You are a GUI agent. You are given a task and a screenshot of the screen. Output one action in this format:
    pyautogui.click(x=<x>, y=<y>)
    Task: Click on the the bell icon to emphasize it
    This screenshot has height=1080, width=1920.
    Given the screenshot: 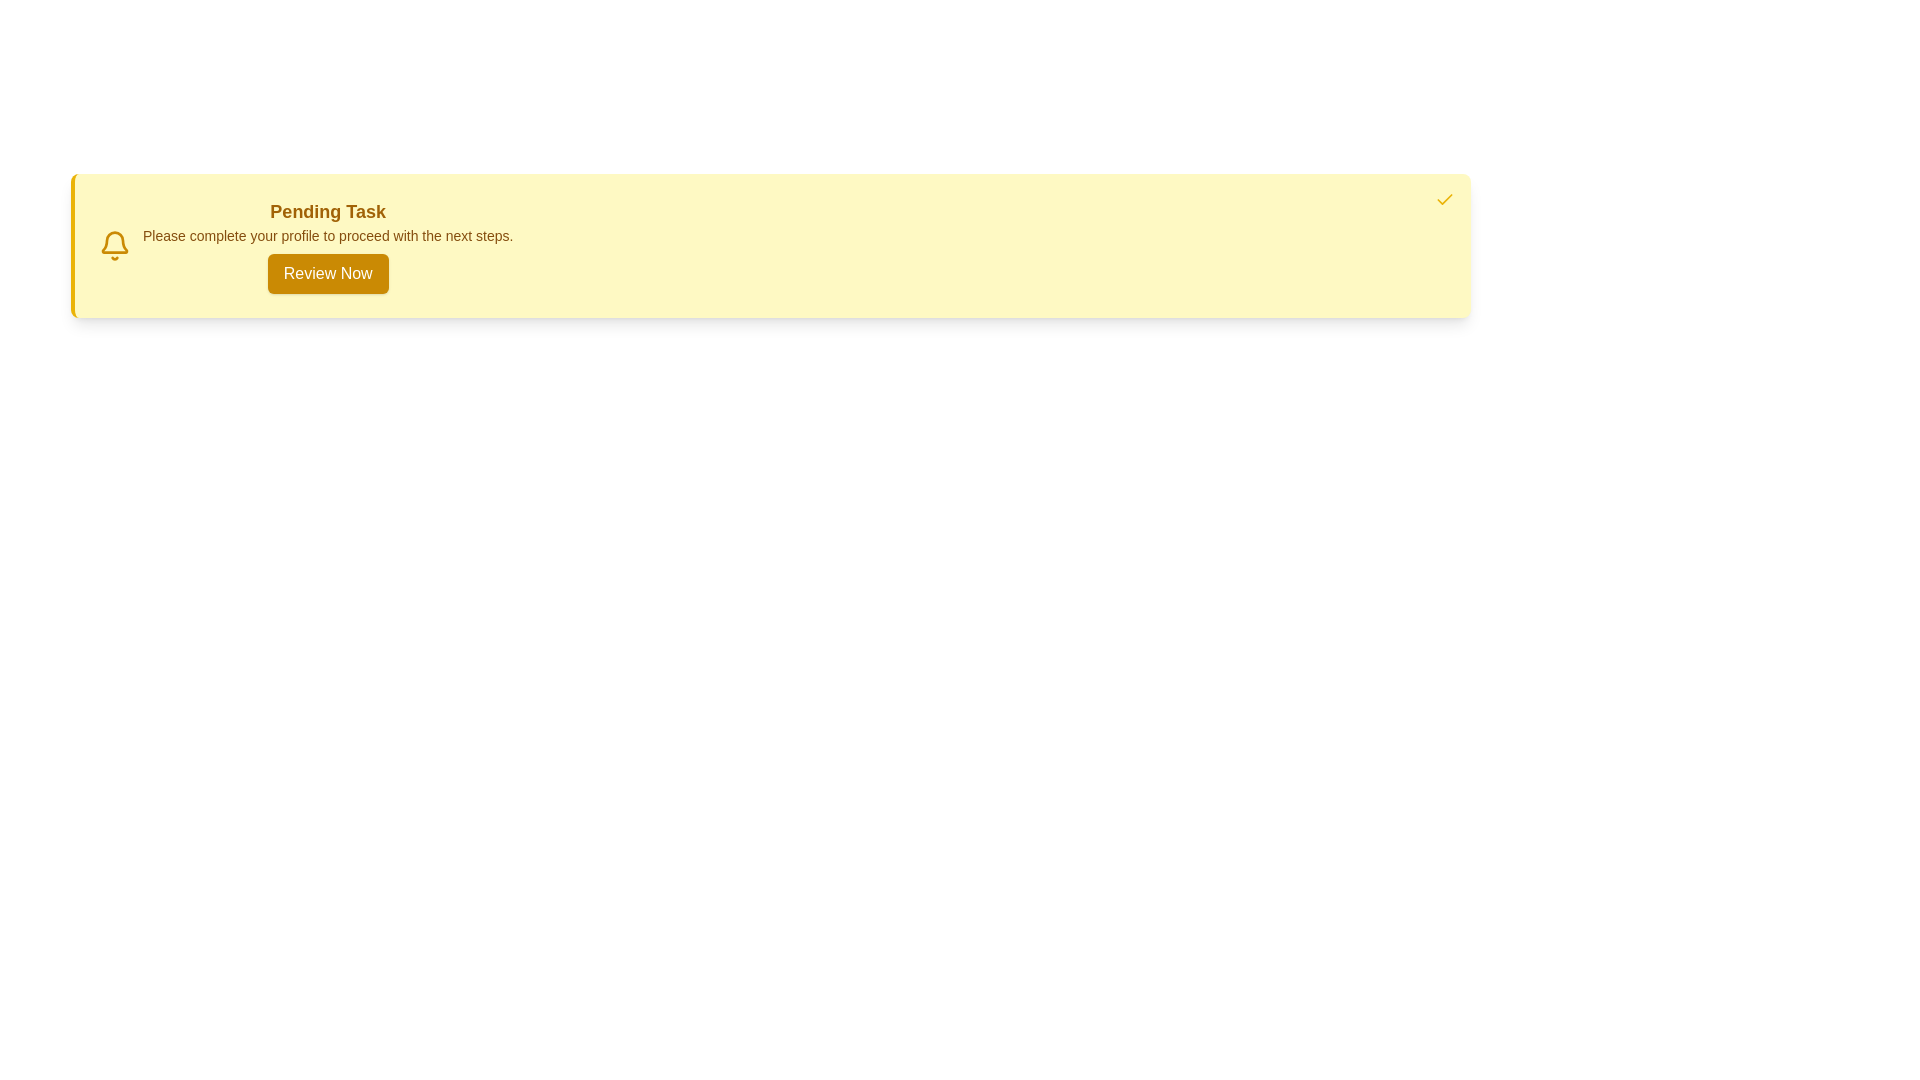 What is the action you would take?
    pyautogui.click(x=114, y=245)
    